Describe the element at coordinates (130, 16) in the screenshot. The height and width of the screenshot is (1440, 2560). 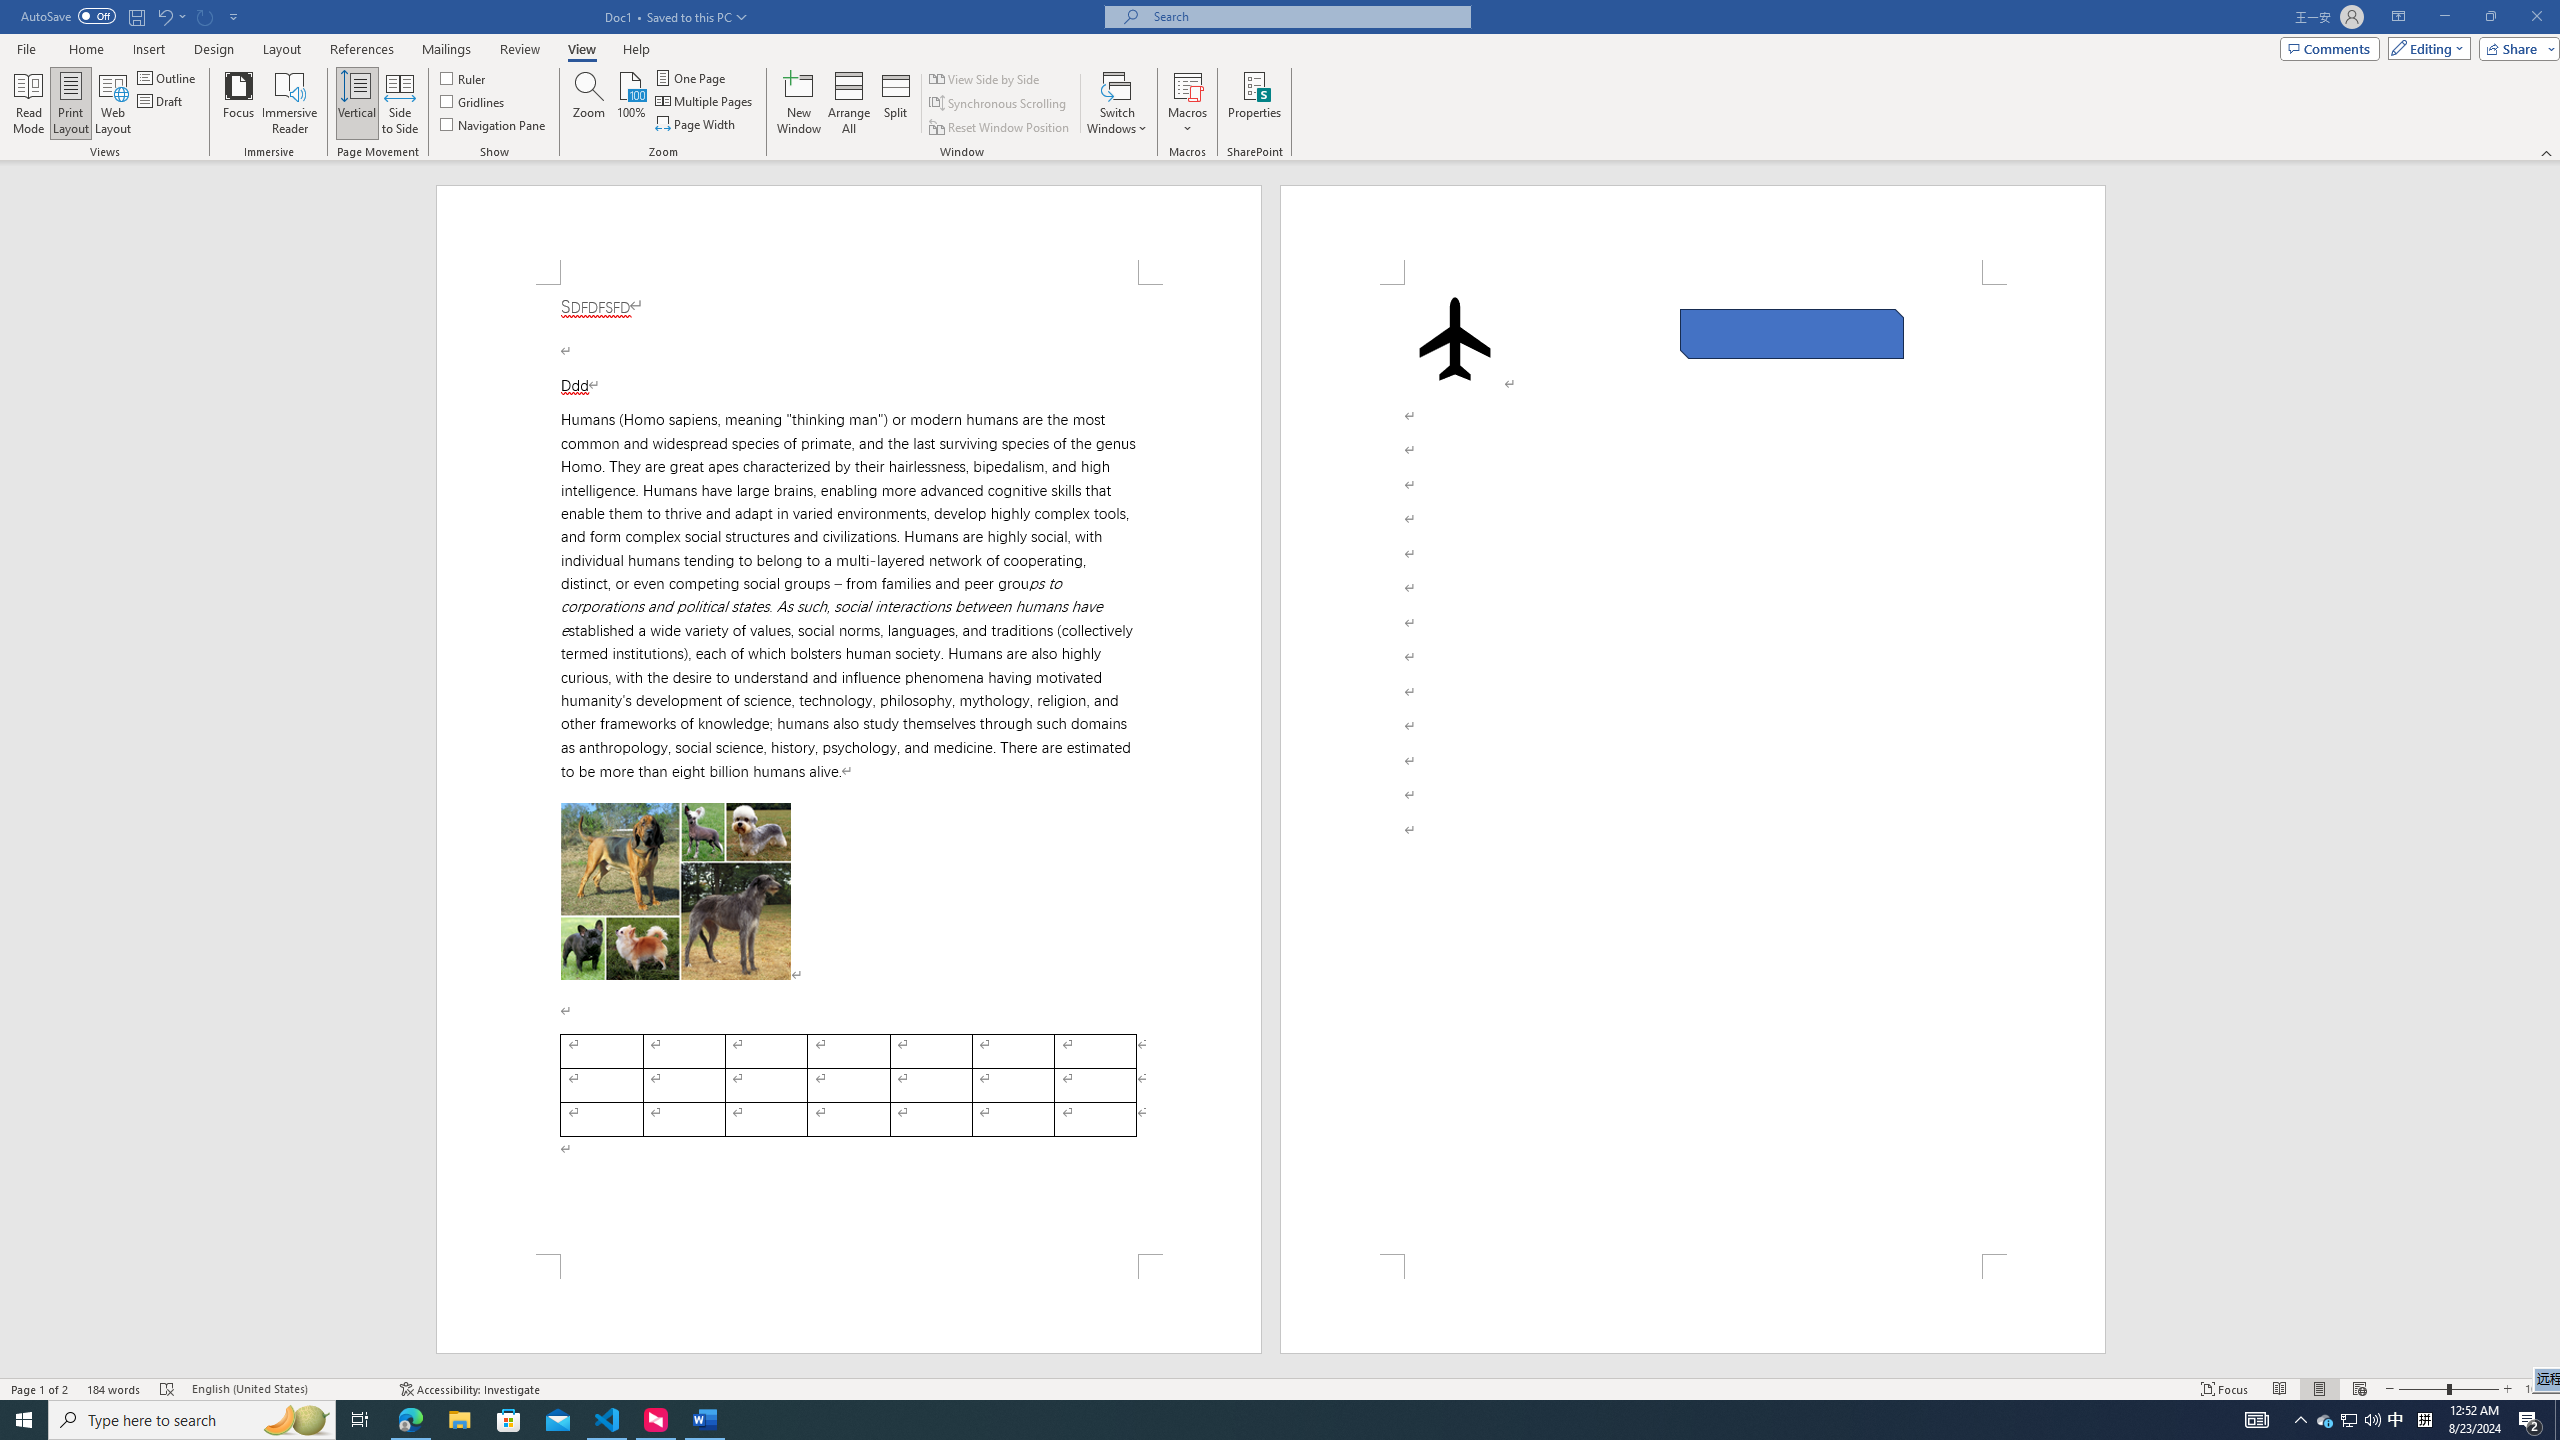
I see `'Quick Access Toolbar'` at that location.